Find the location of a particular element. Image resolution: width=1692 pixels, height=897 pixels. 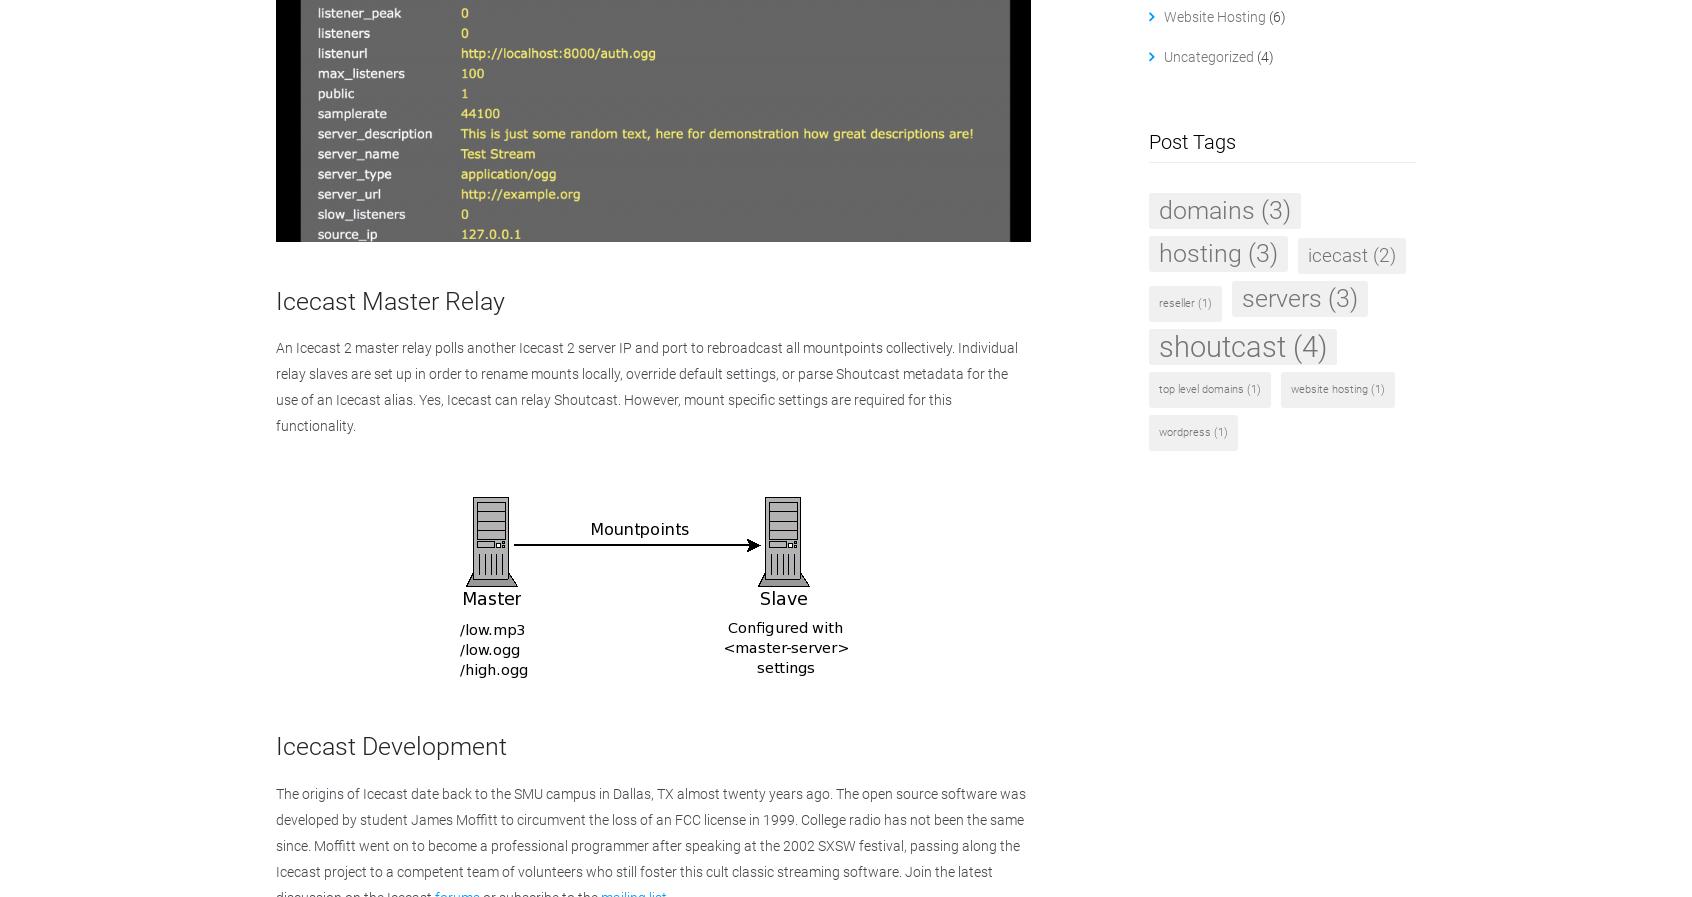

'Post Tags' is located at coordinates (1190, 140).